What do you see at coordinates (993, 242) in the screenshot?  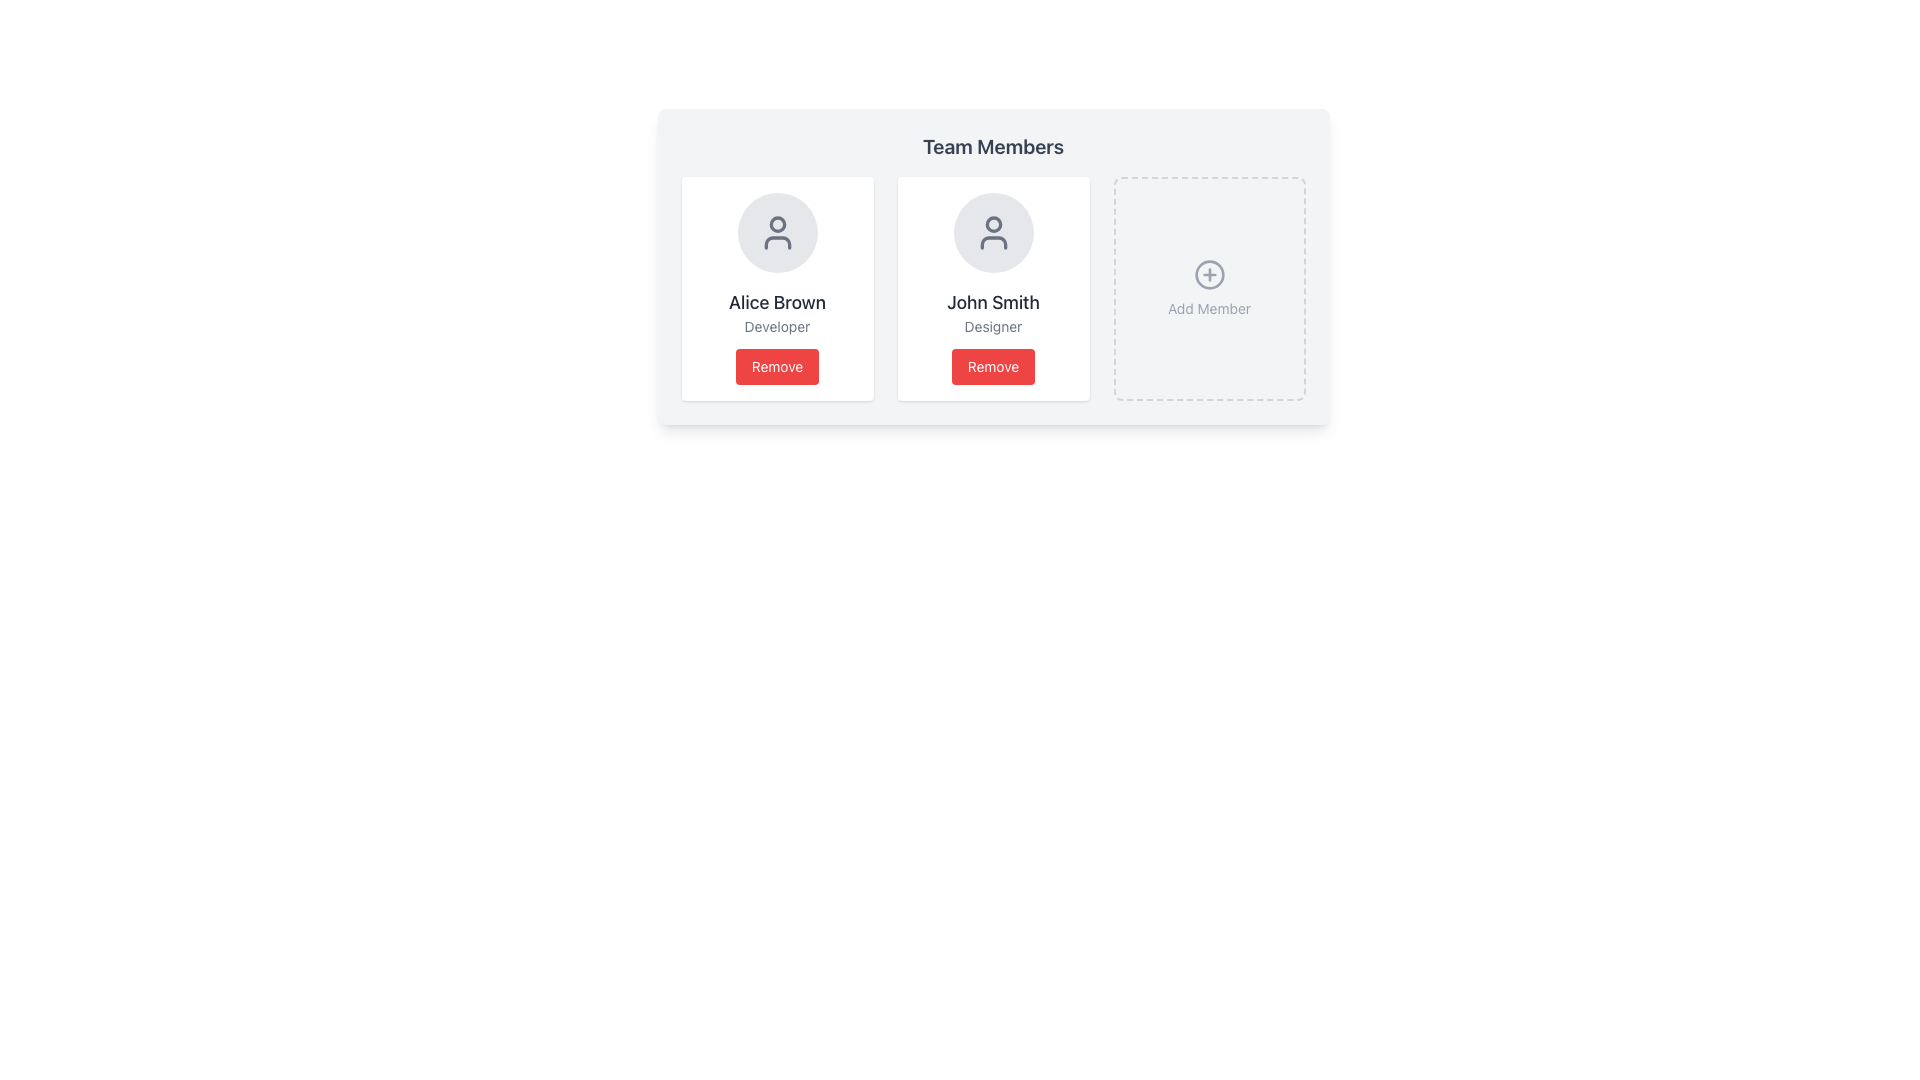 I see `the graphical vector shape representing a person, located under the 'John Smith' label and adjacent to the red 'Remove' button` at bounding box center [993, 242].